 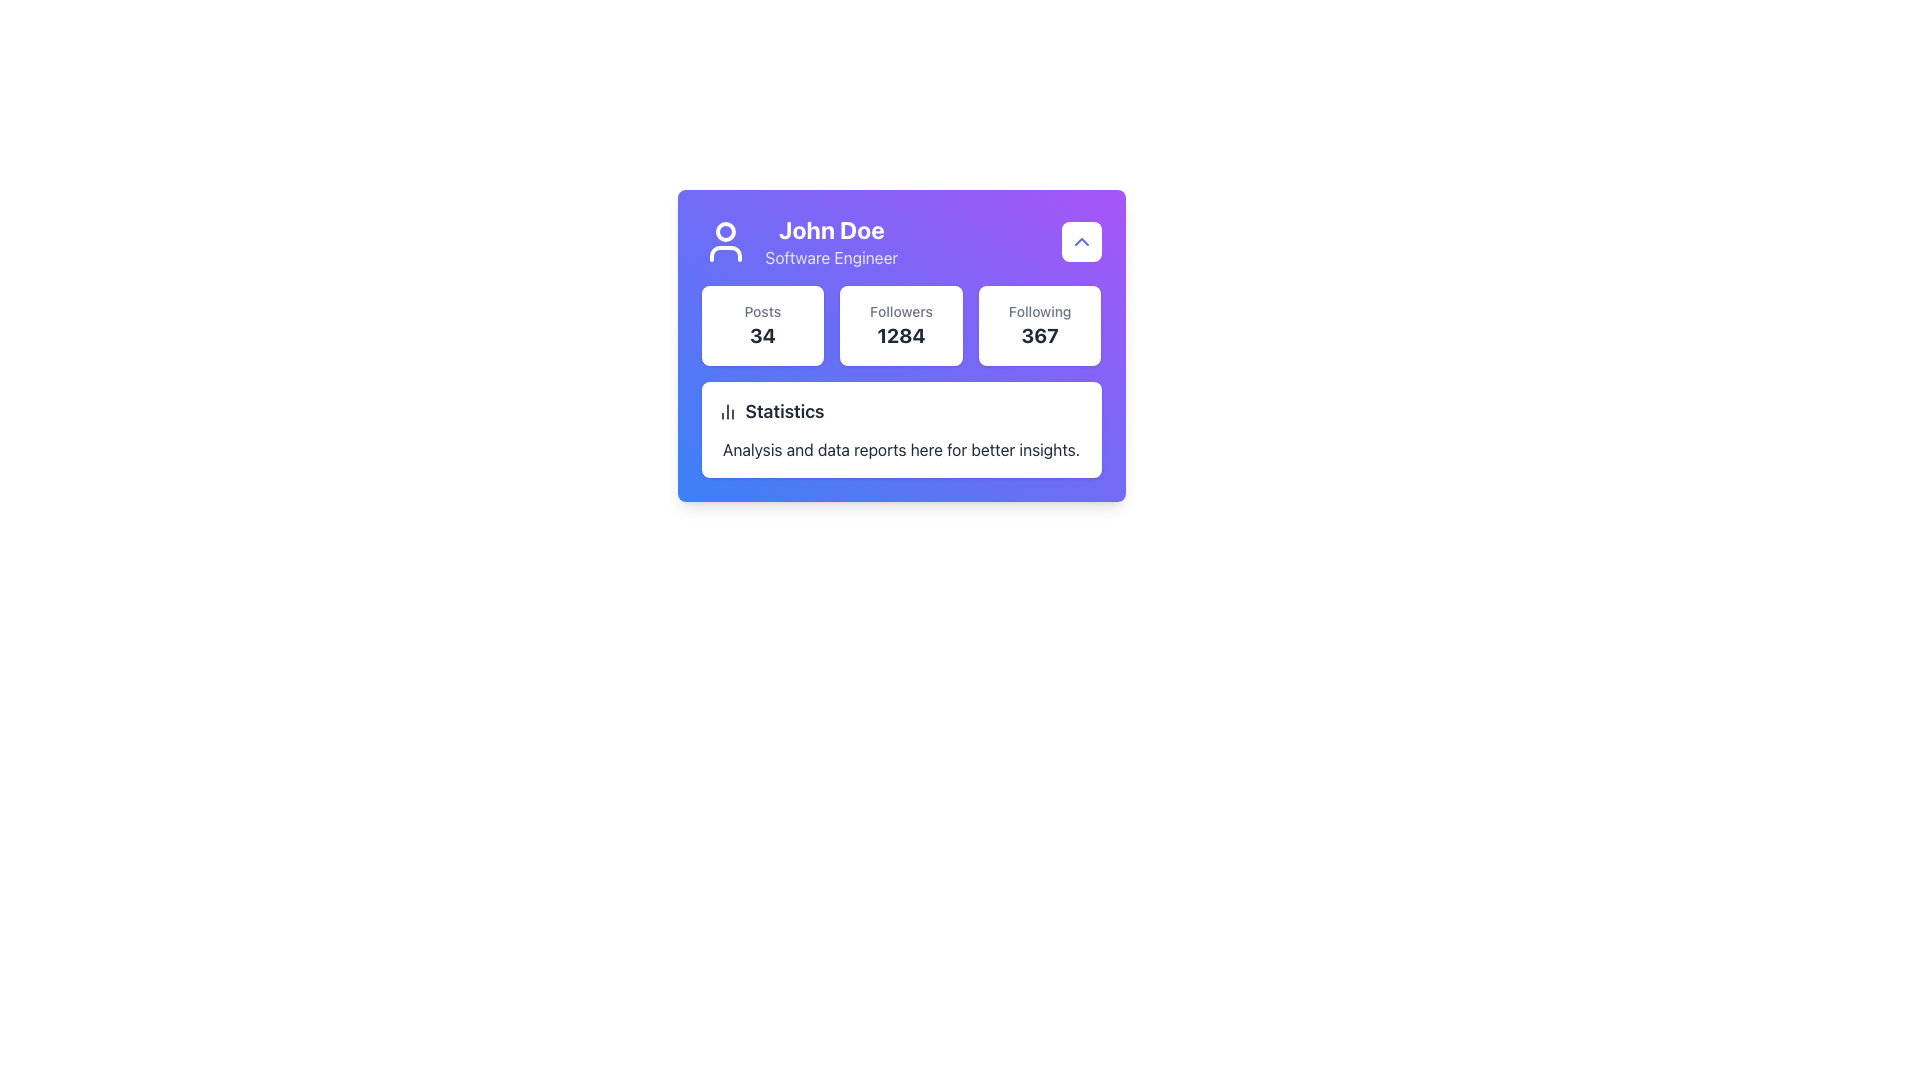 What do you see at coordinates (900, 411) in the screenshot?
I see `'Statistics' section header text label with icon to check its styling` at bounding box center [900, 411].